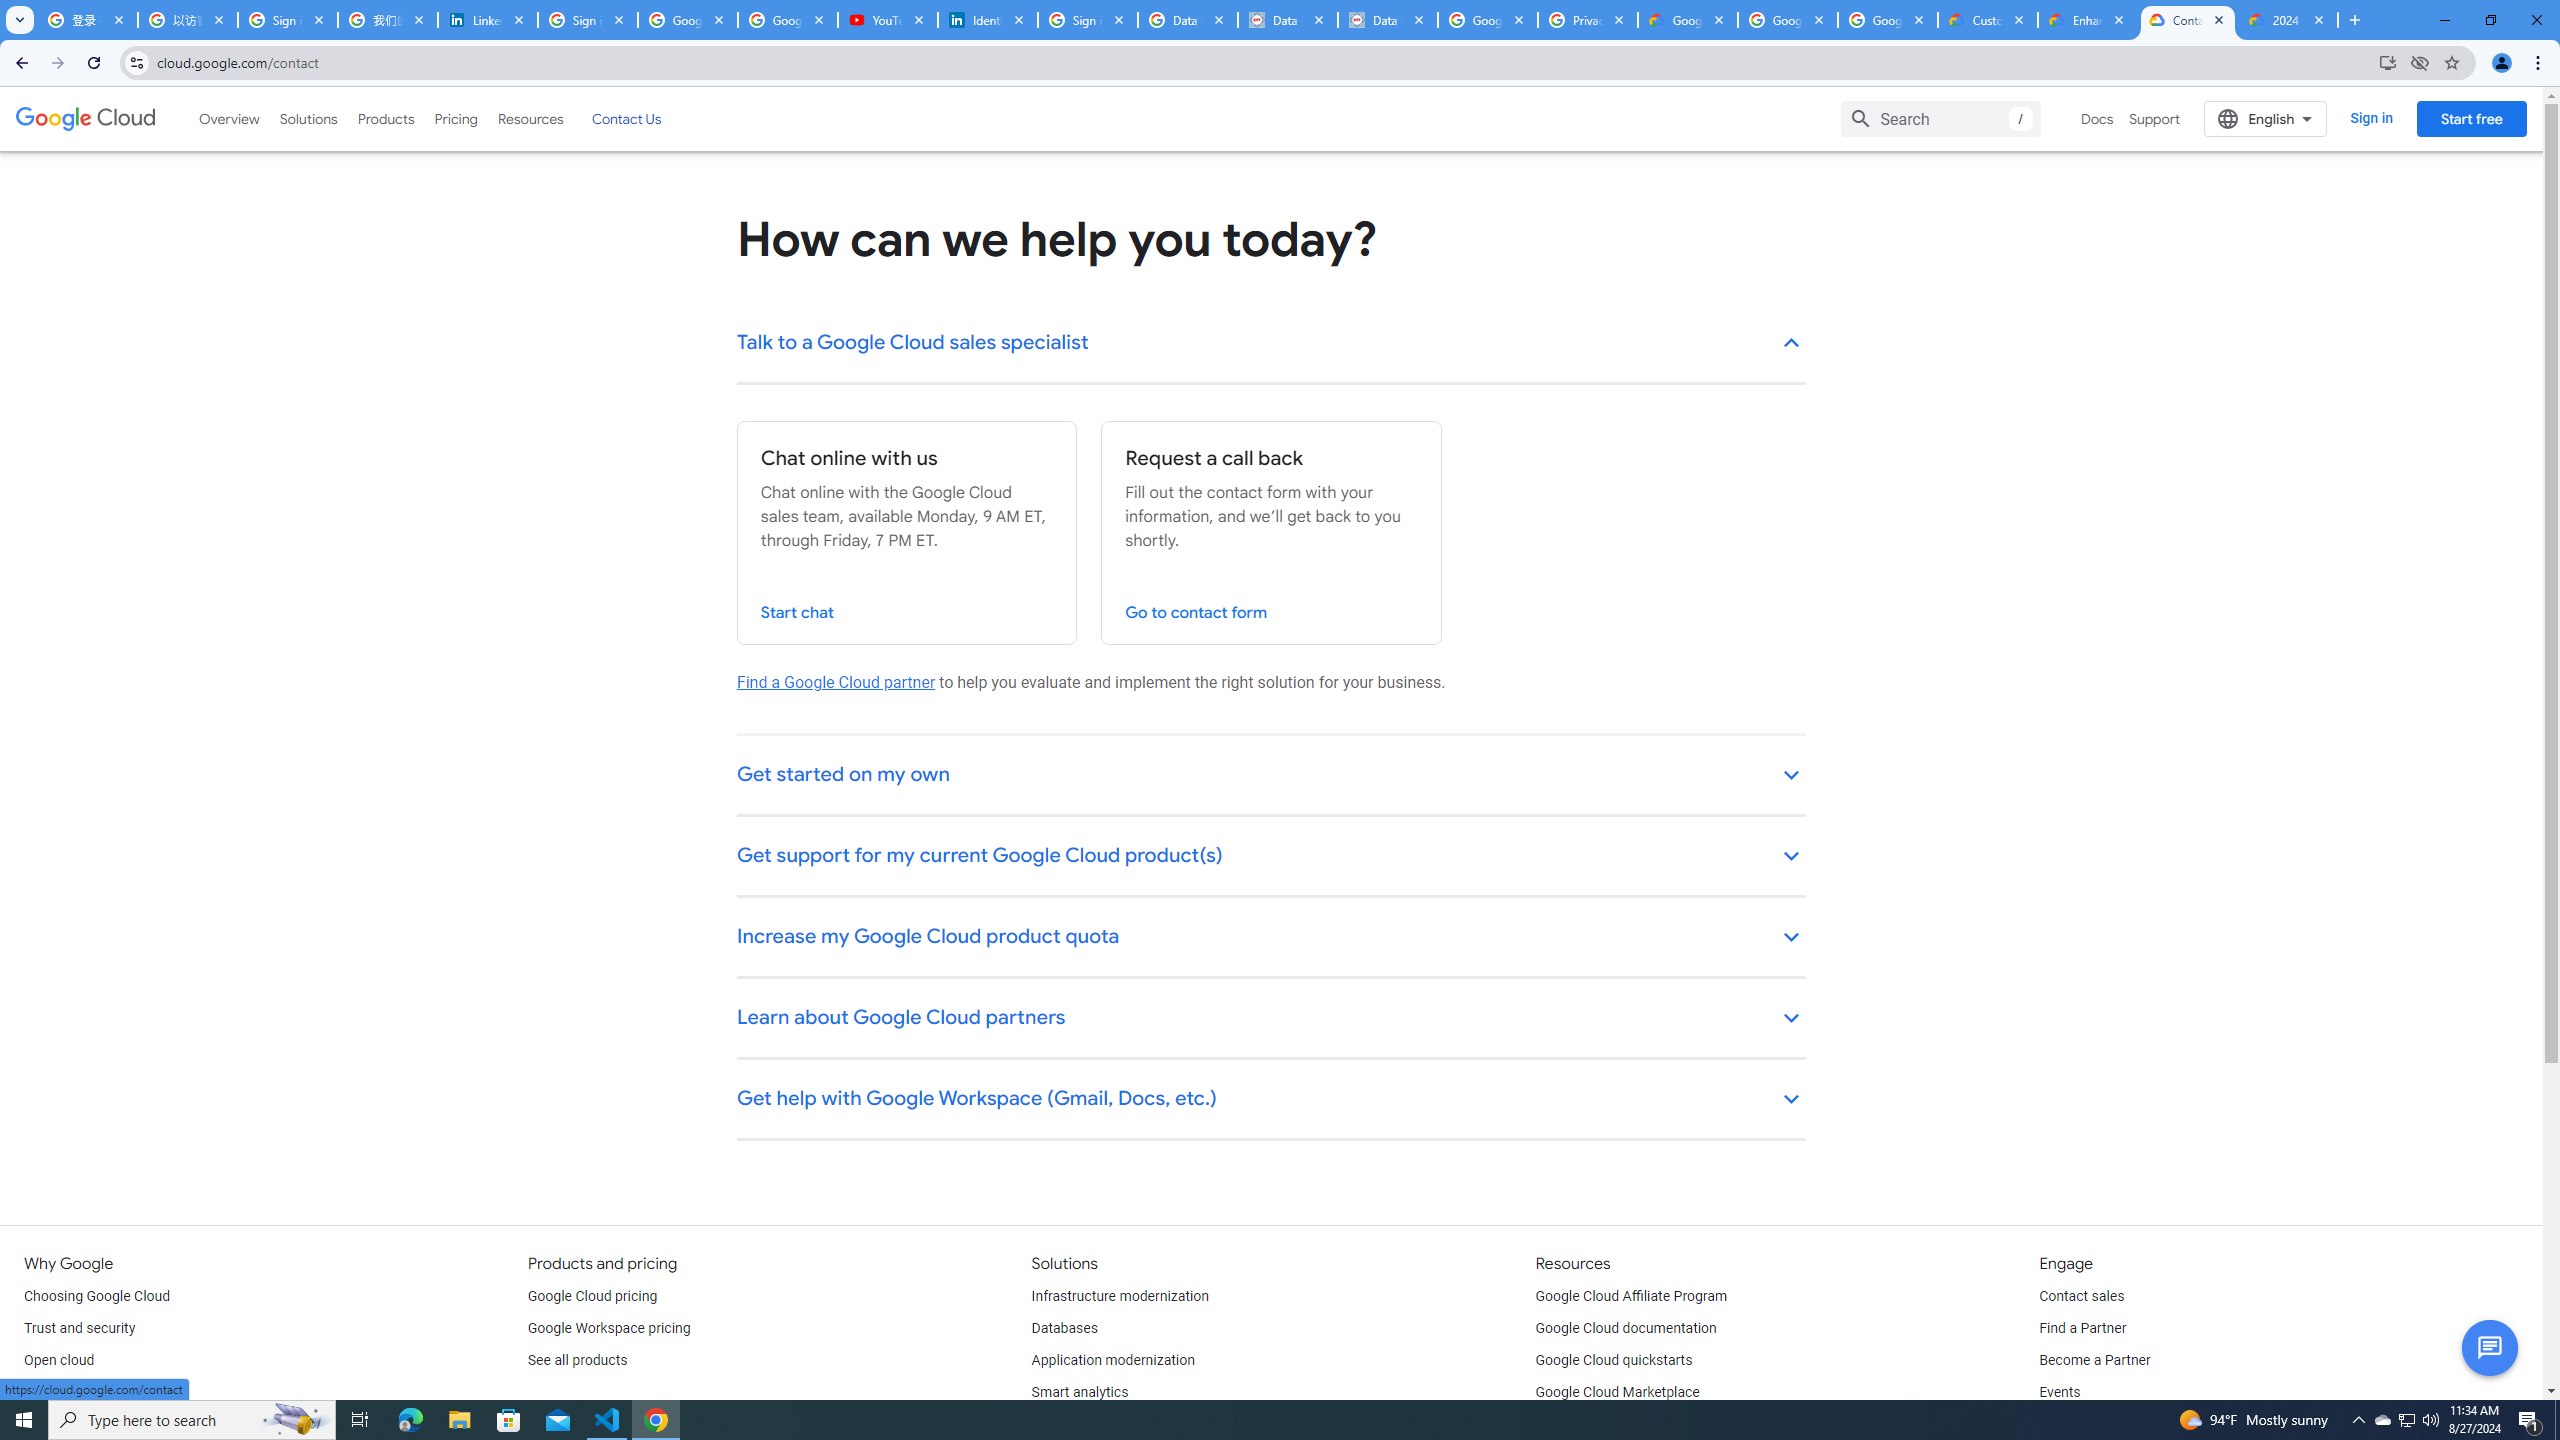  What do you see at coordinates (135, 61) in the screenshot?
I see `'View site information'` at bounding box center [135, 61].